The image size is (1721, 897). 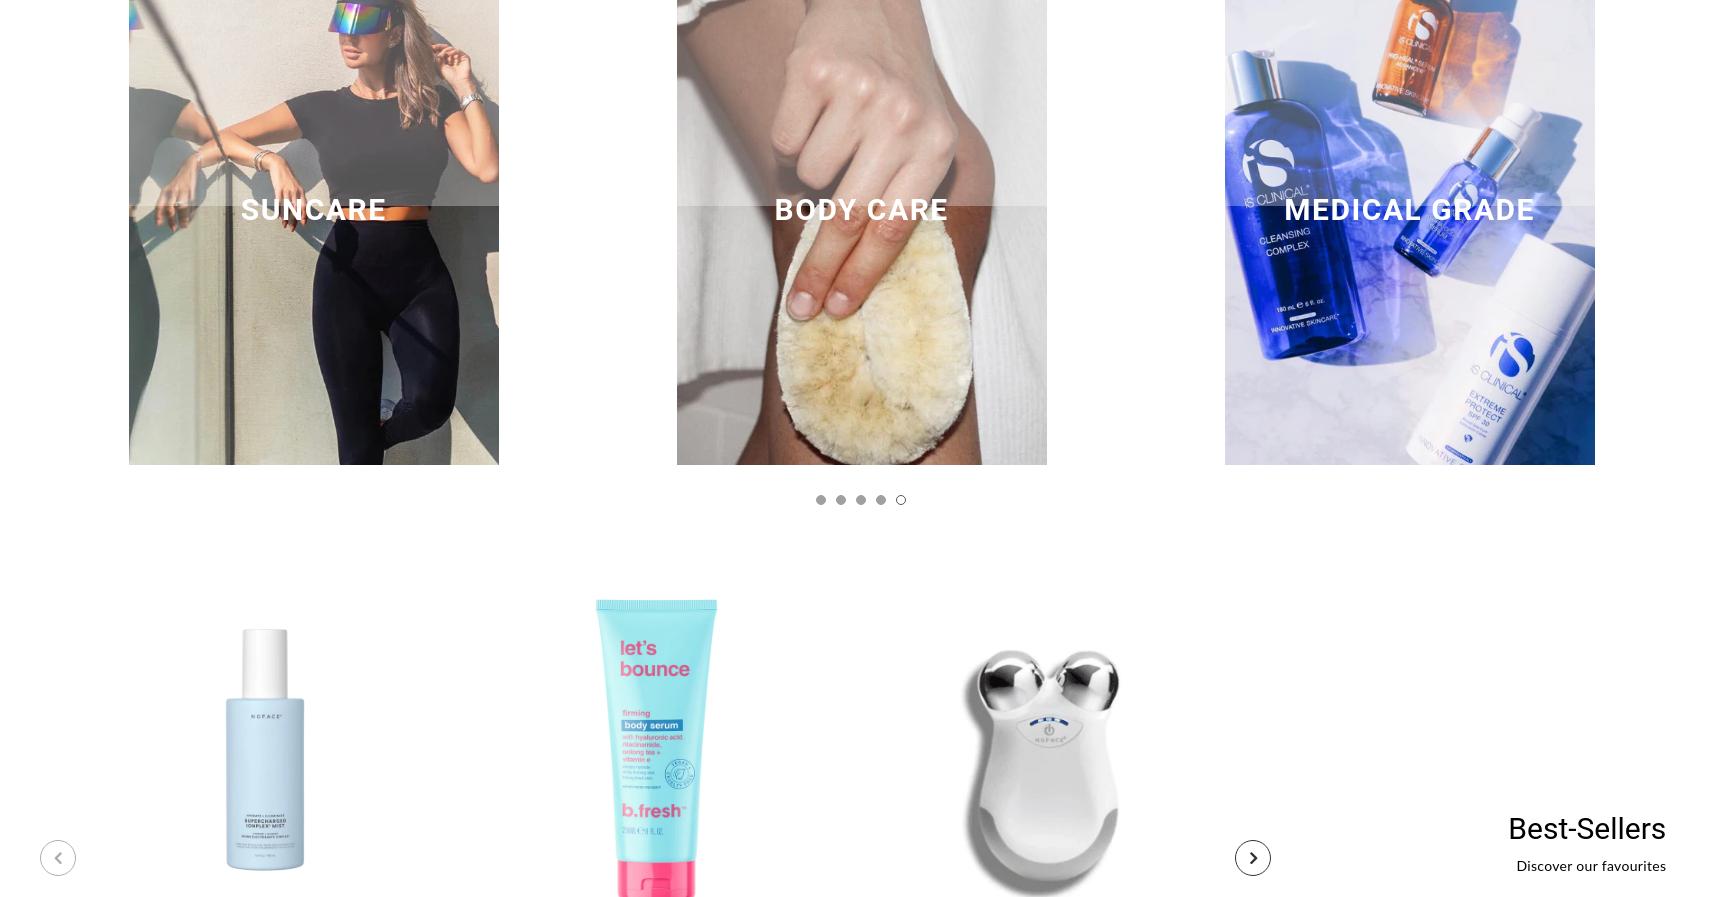 What do you see at coordinates (860, 208) in the screenshot?
I see `'Body Care'` at bounding box center [860, 208].